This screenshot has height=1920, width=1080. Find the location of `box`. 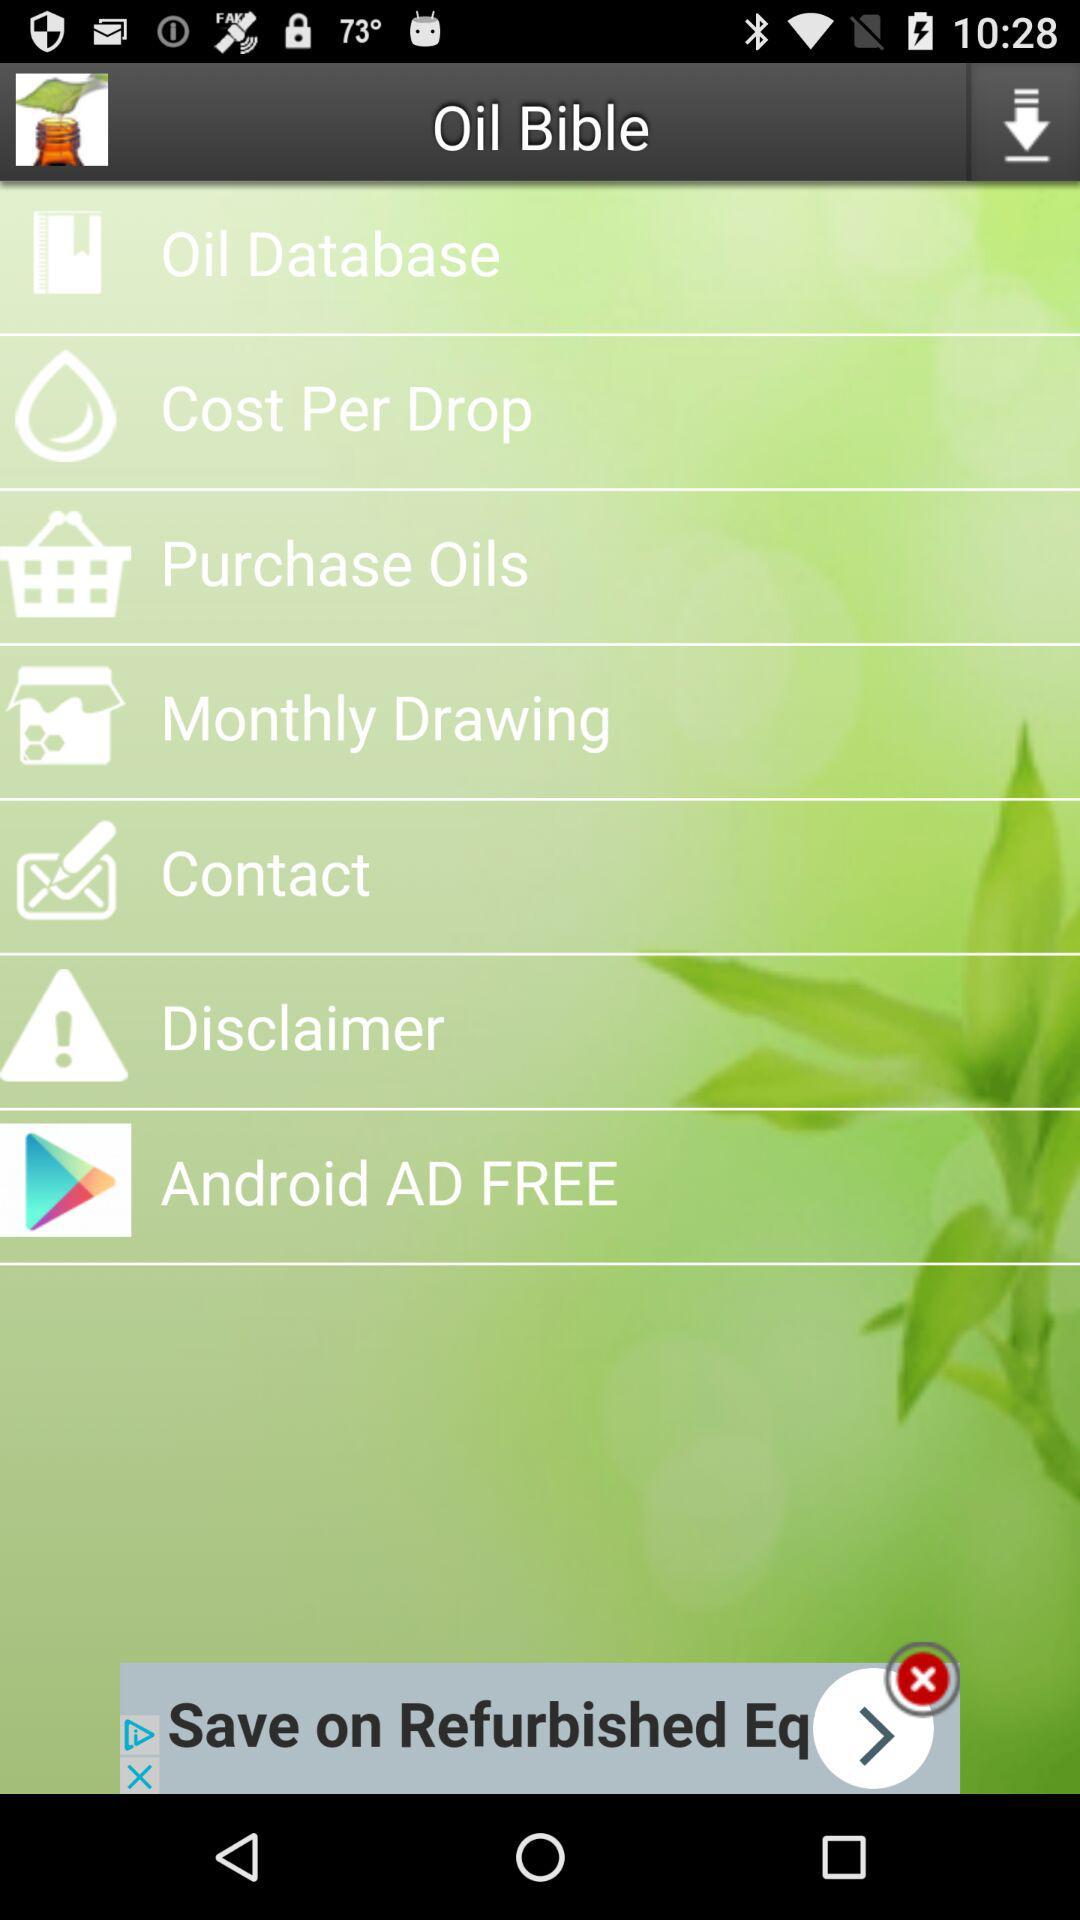

box is located at coordinates (921, 1680).